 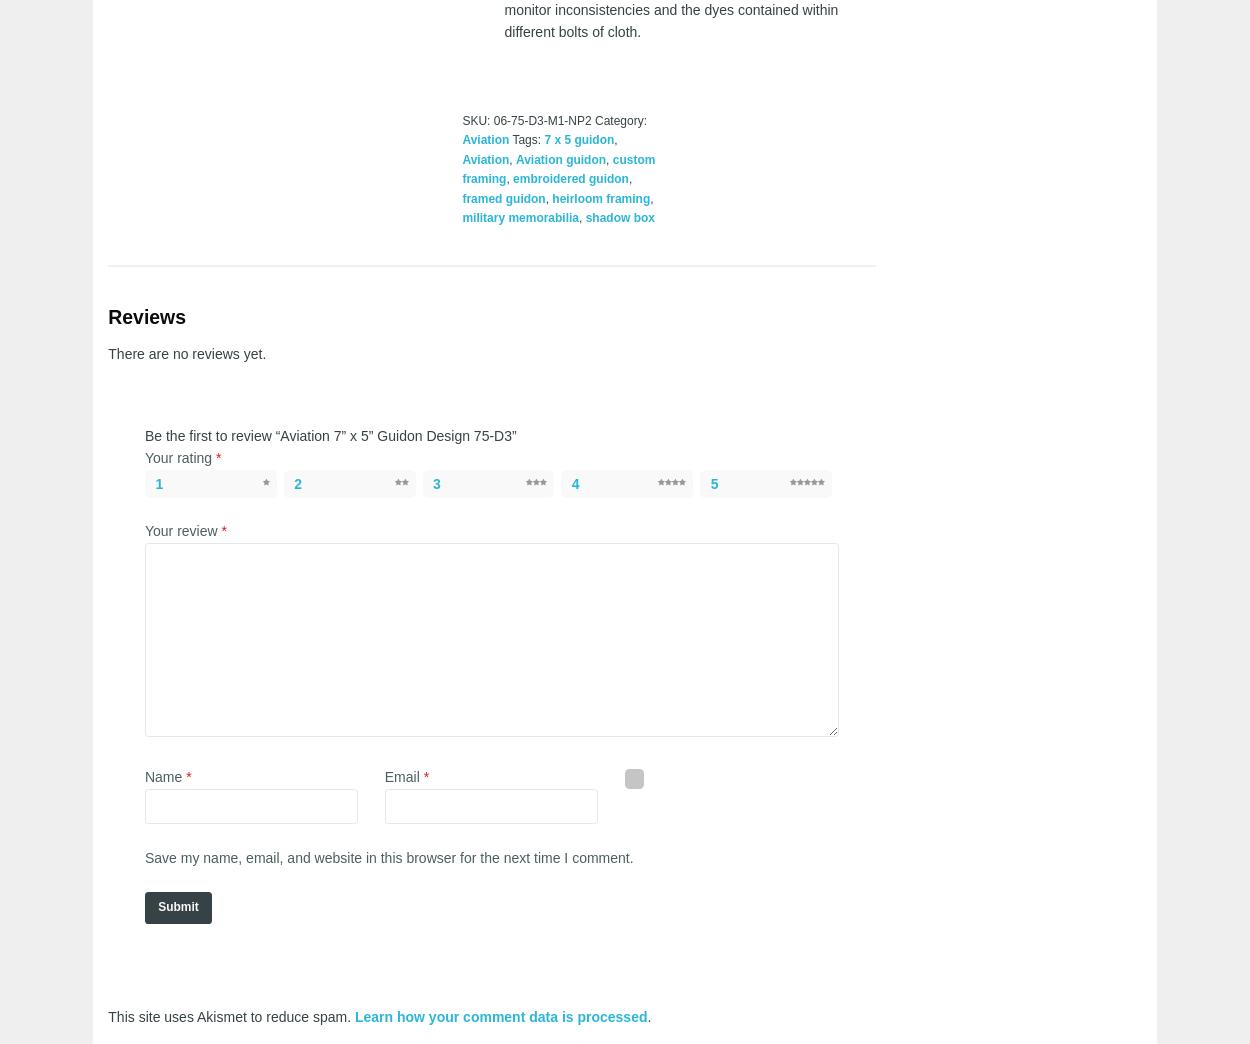 I want to click on 'There are no reviews yet.', so click(x=187, y=352).